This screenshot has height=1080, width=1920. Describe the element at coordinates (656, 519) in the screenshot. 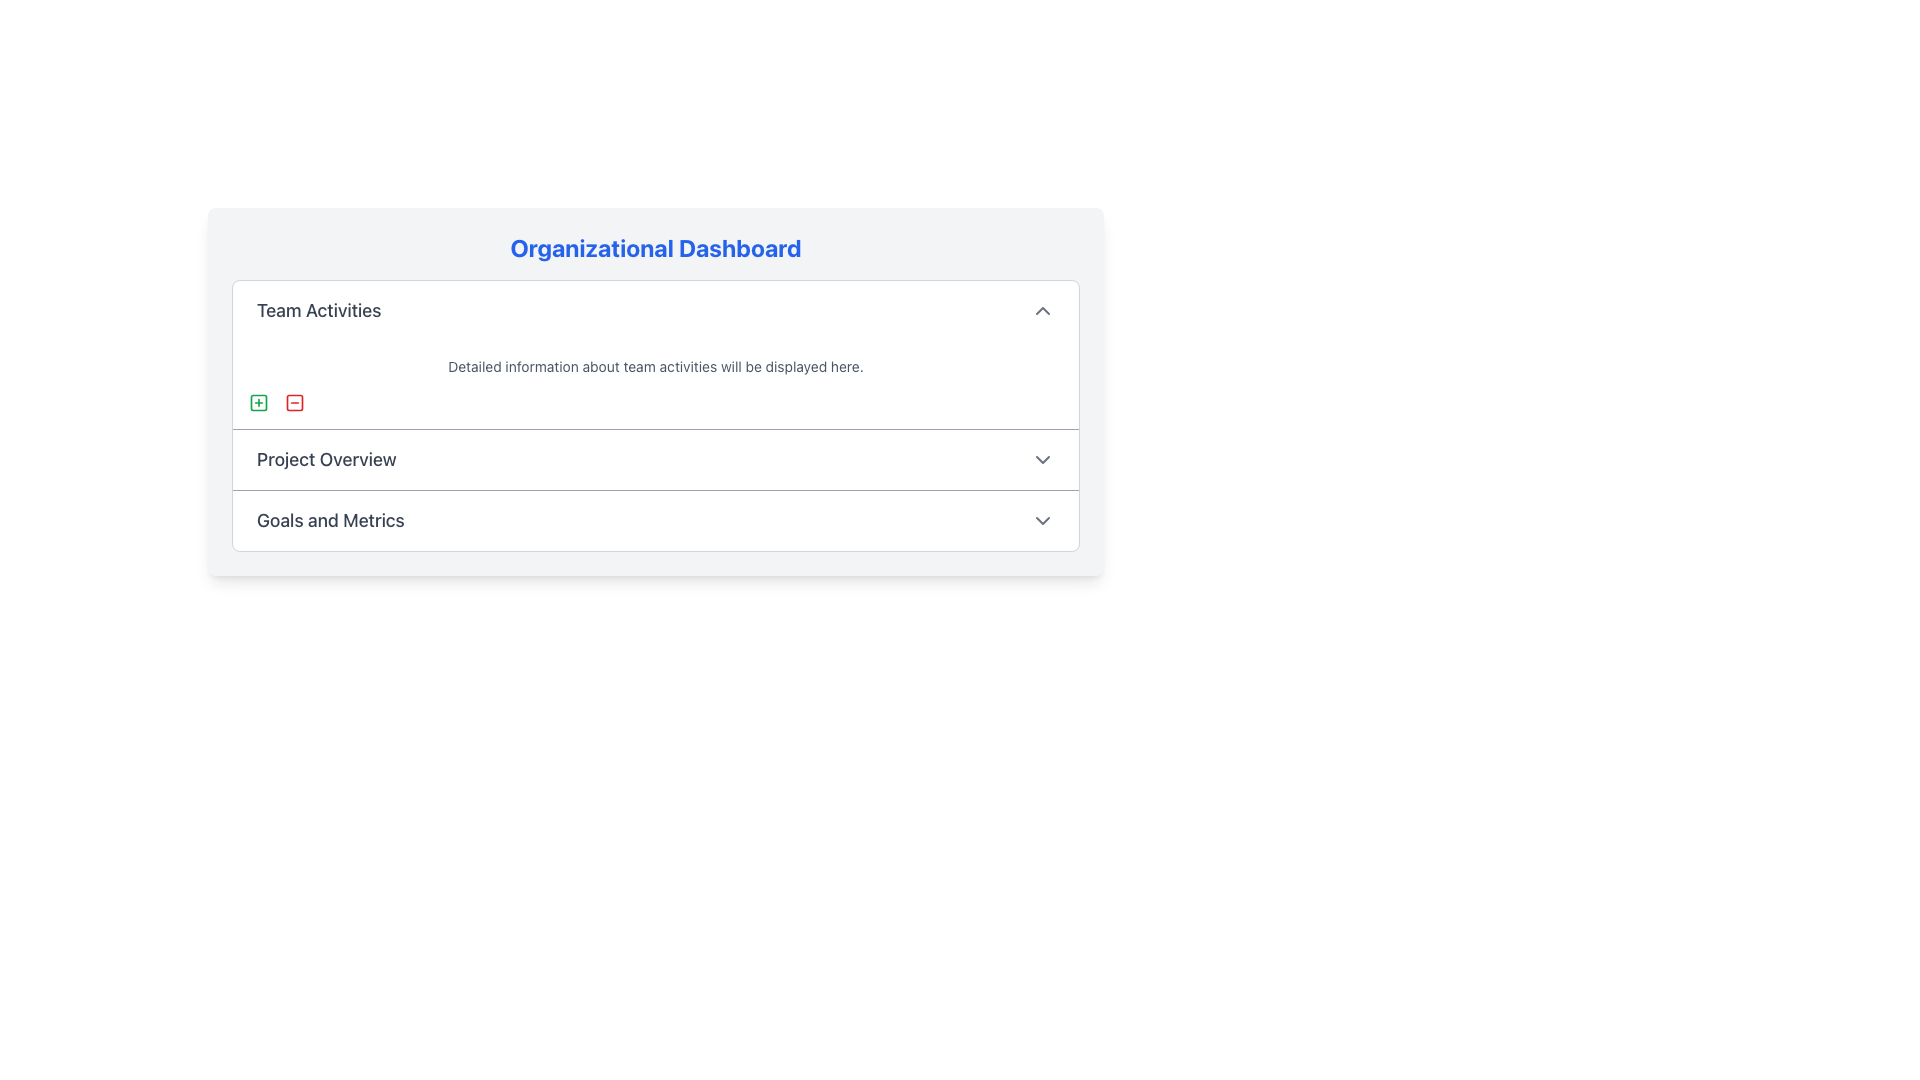

I see `the clickable menu item for 'Goals and Metrics'` at that location.